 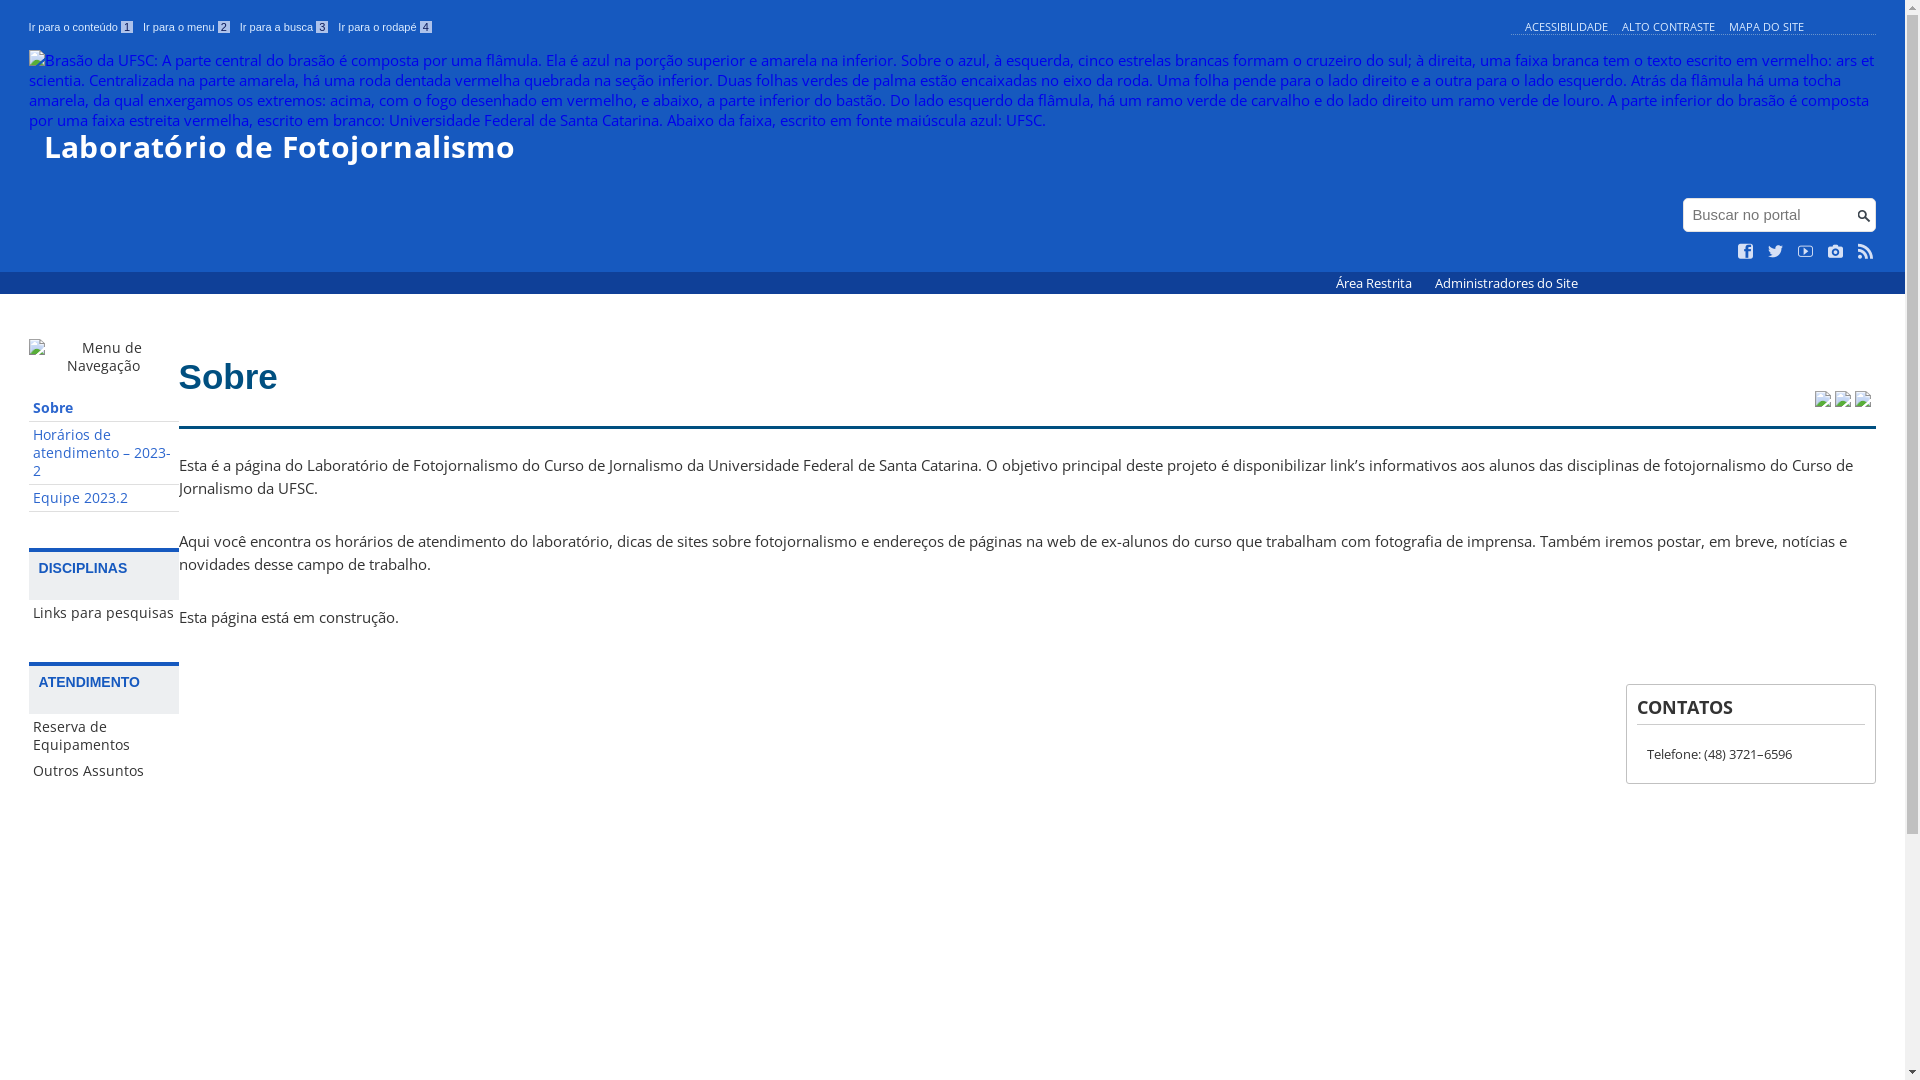 What do you see at coordinates (1766, 26) in the screenshot?
I see `'MAPA DO SITE'` at bounding box center [1766, 26].